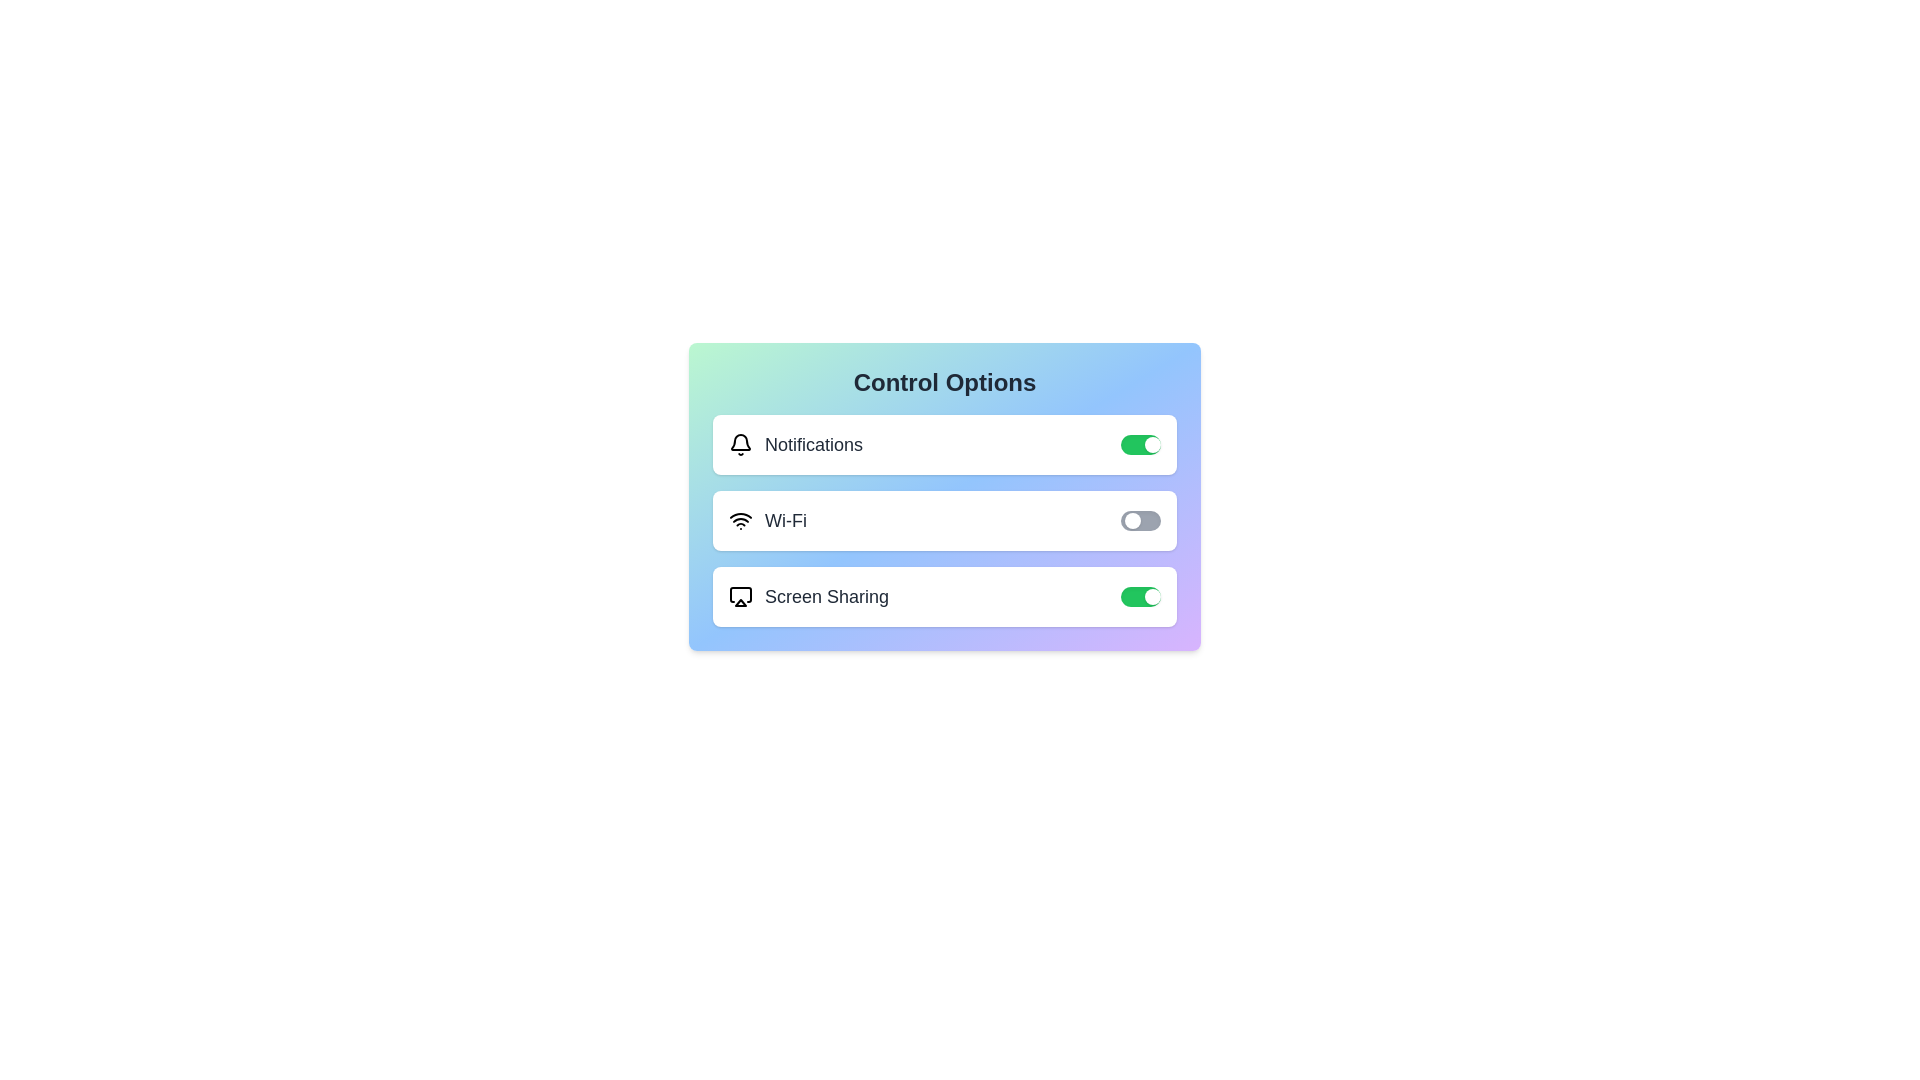  I want to click on the text label of the option Wi-Fi to focus or highlight it, so click(767, 519).